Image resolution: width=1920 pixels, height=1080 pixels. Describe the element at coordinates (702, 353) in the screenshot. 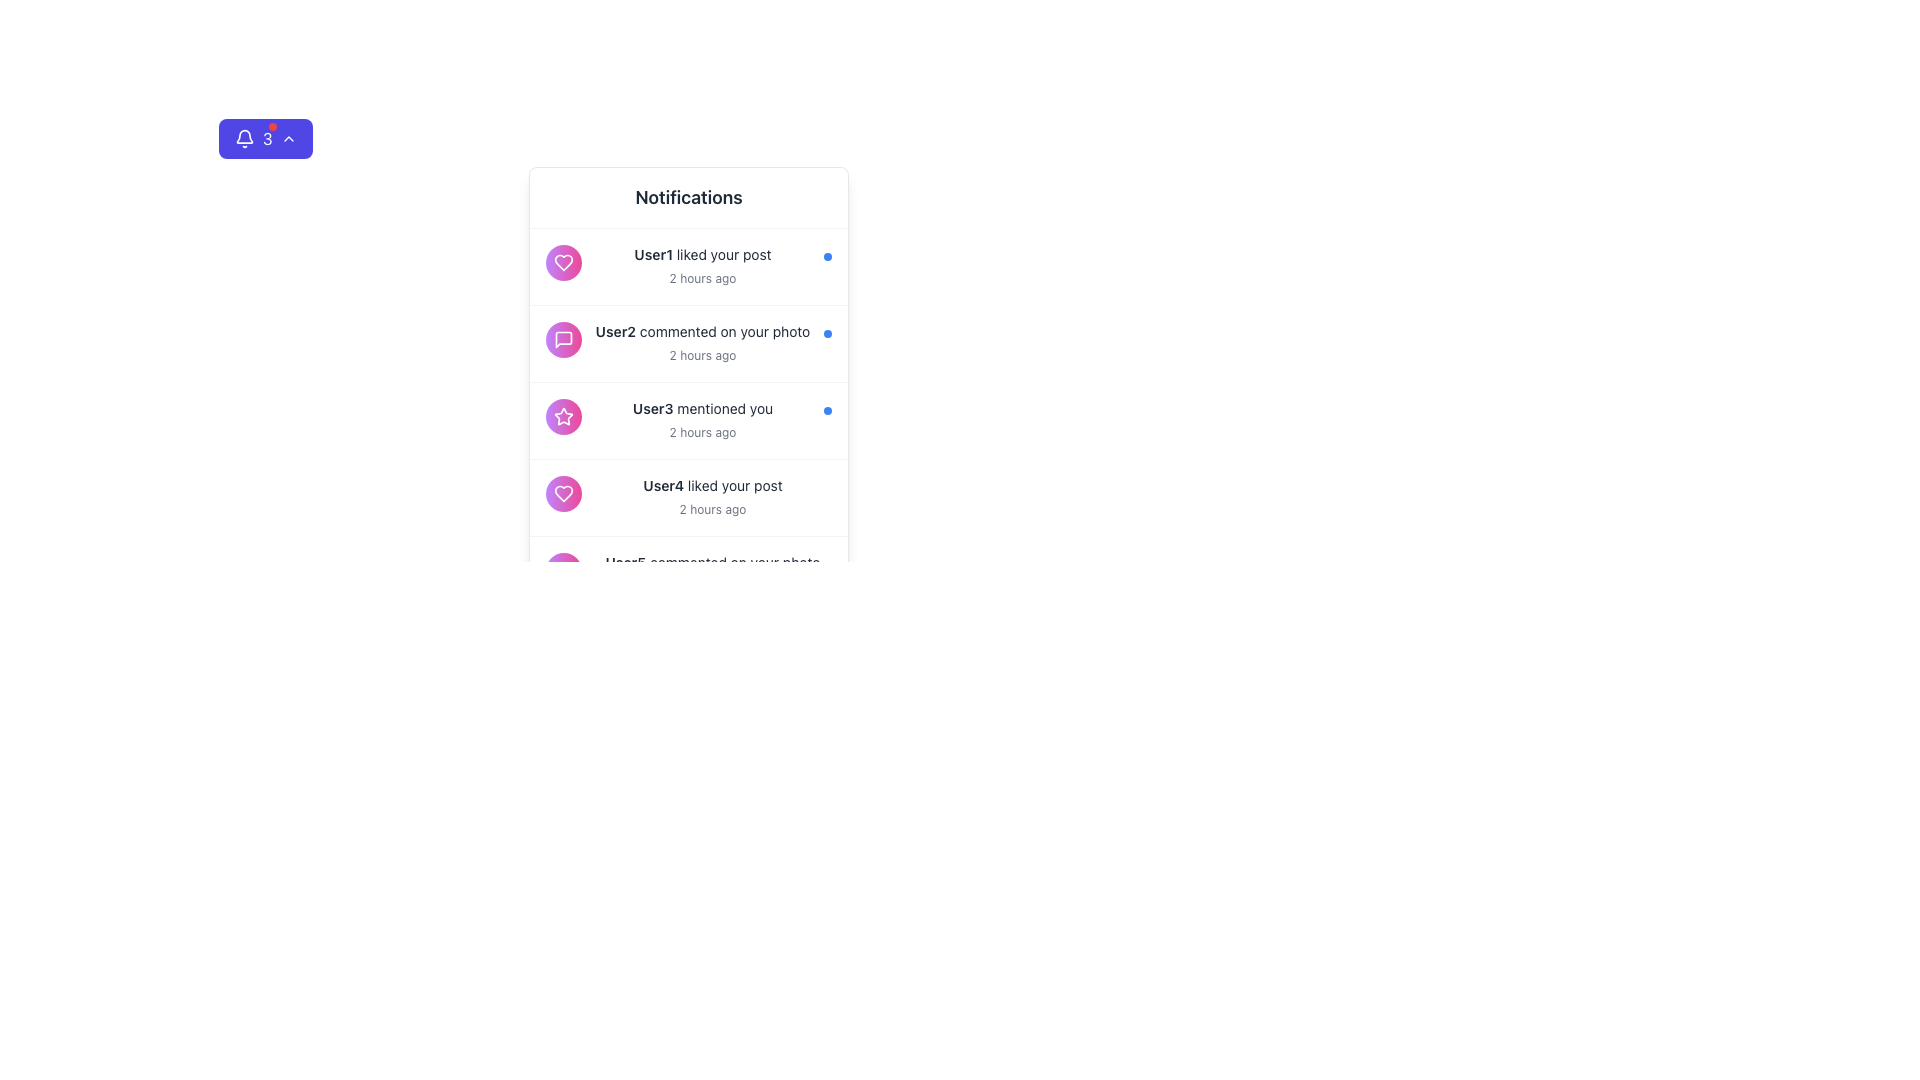

I see `timestamp displayed on the small text label that says '2 hours ago', located in the lower right corner of the notification entry` at that location.